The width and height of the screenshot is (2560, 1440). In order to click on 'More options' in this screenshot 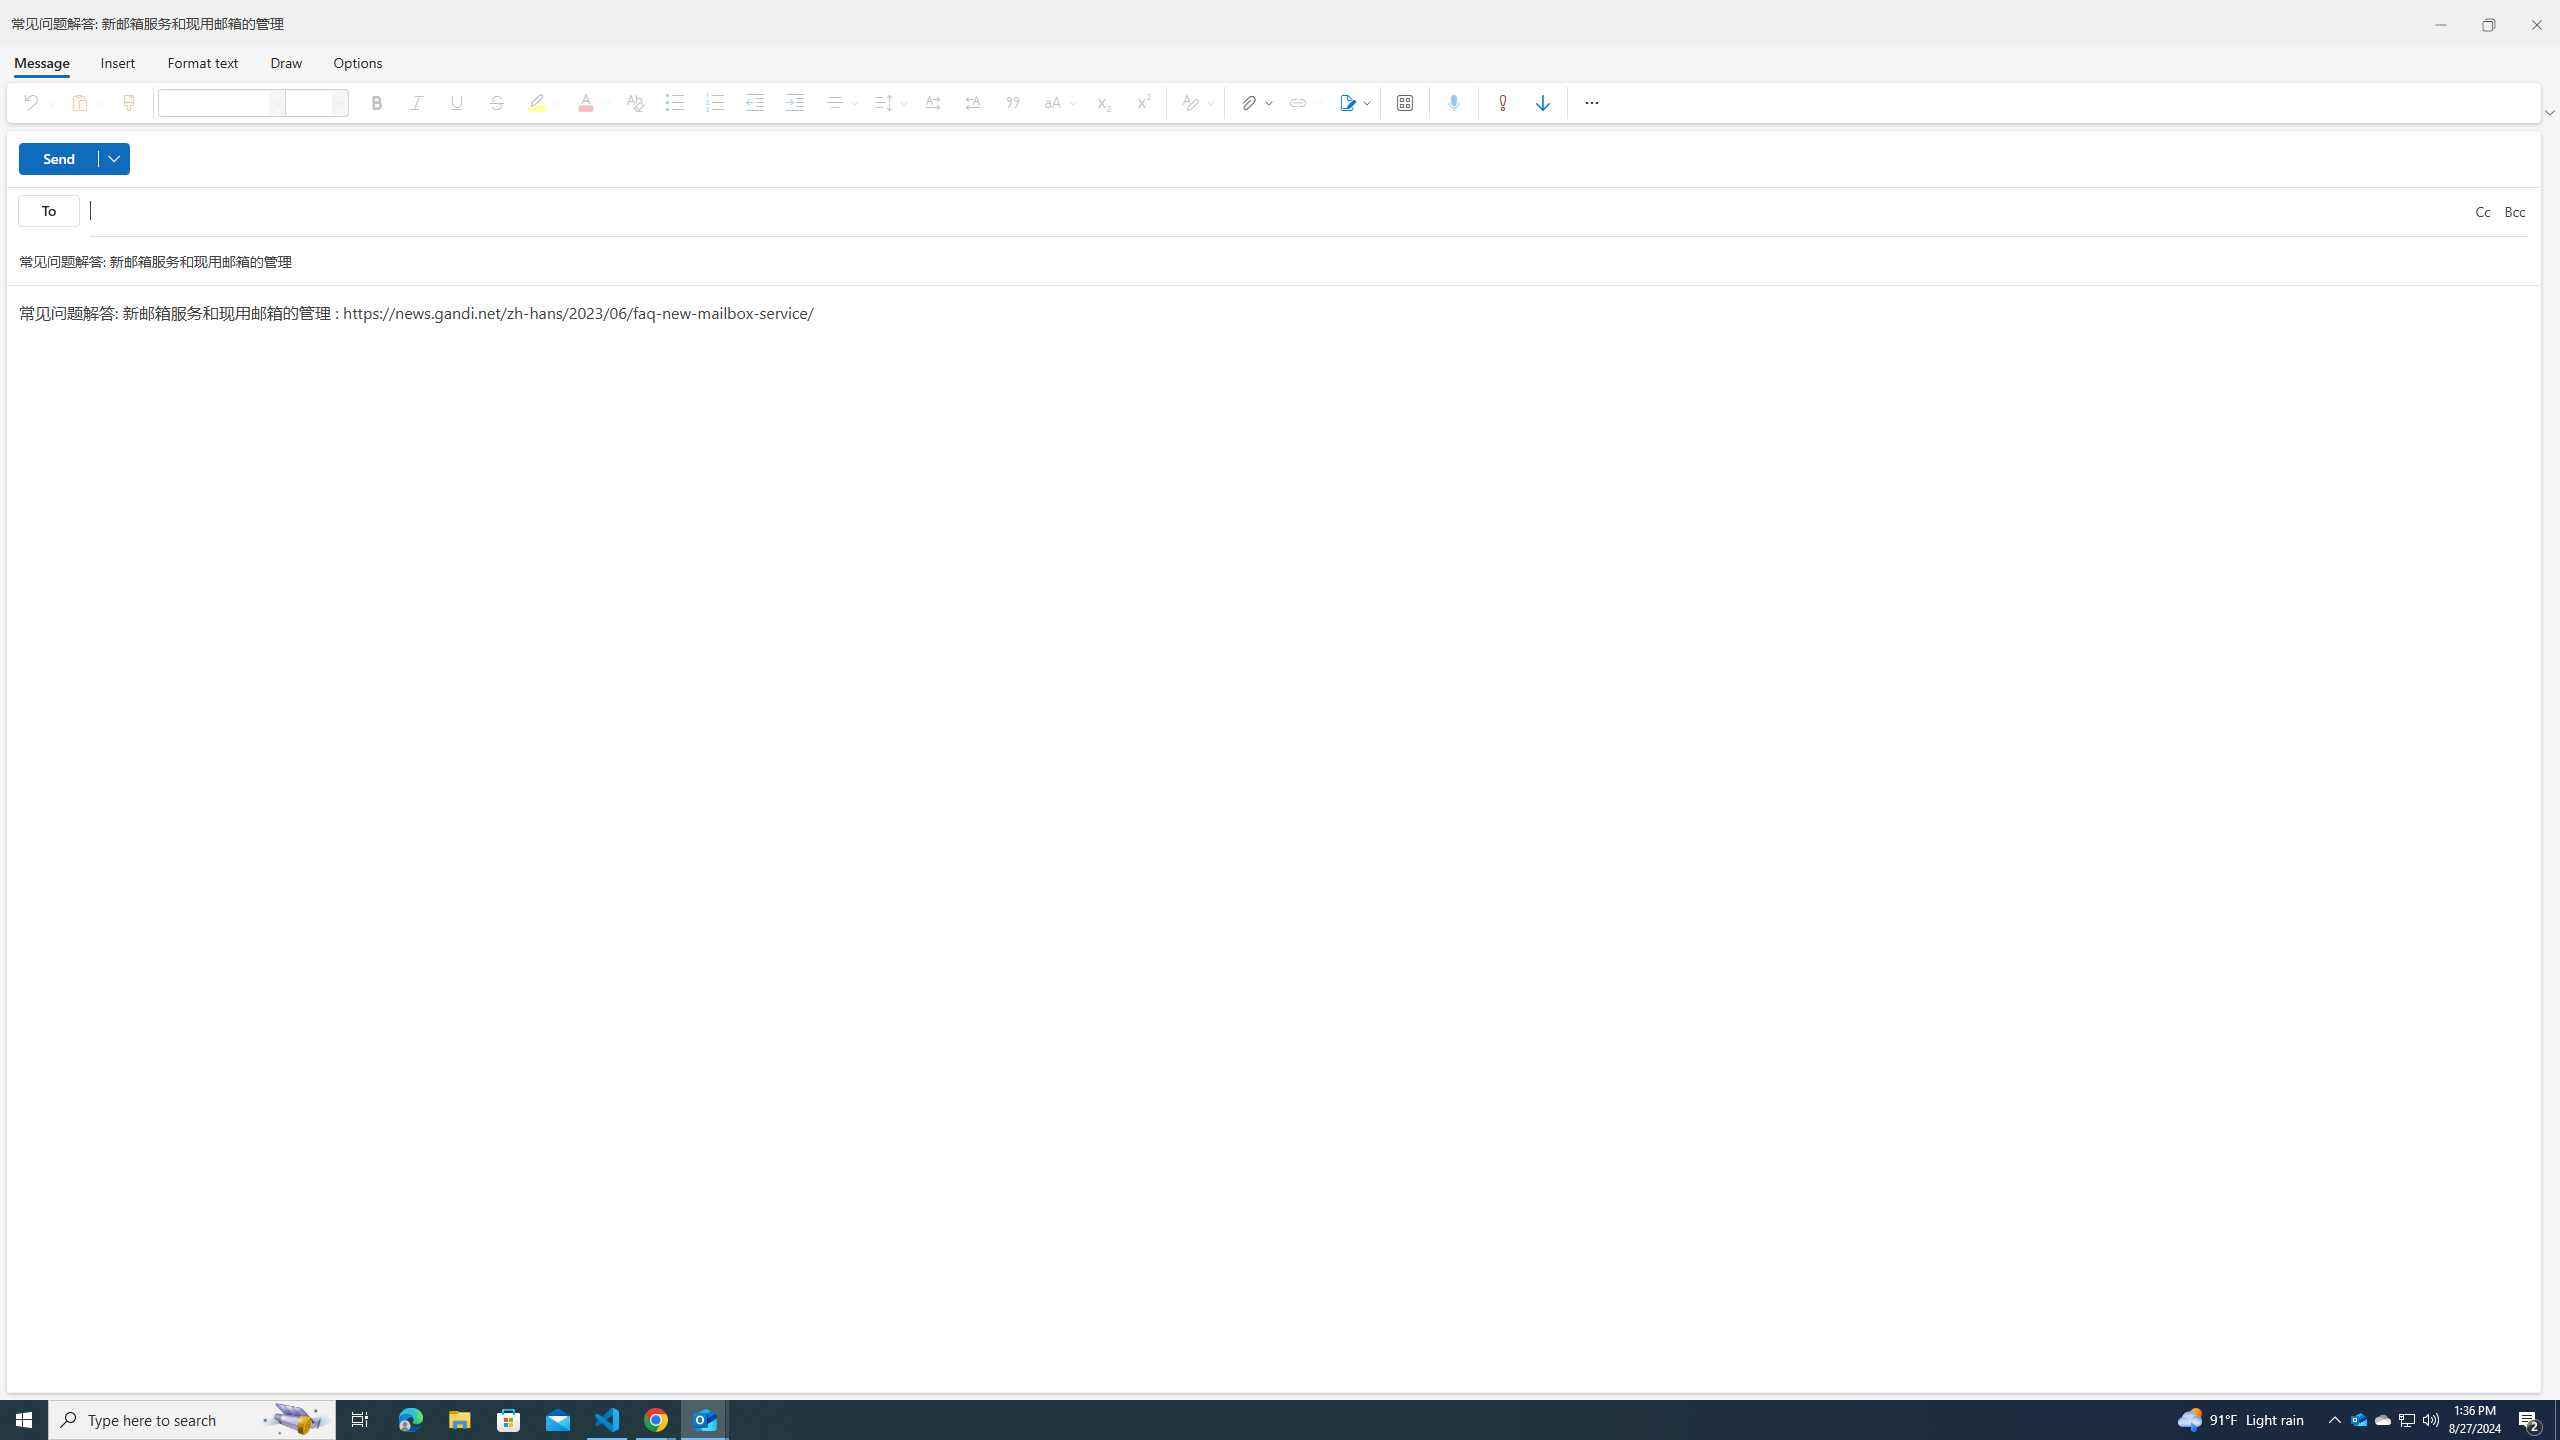, I will do `click(1591, 102)`.